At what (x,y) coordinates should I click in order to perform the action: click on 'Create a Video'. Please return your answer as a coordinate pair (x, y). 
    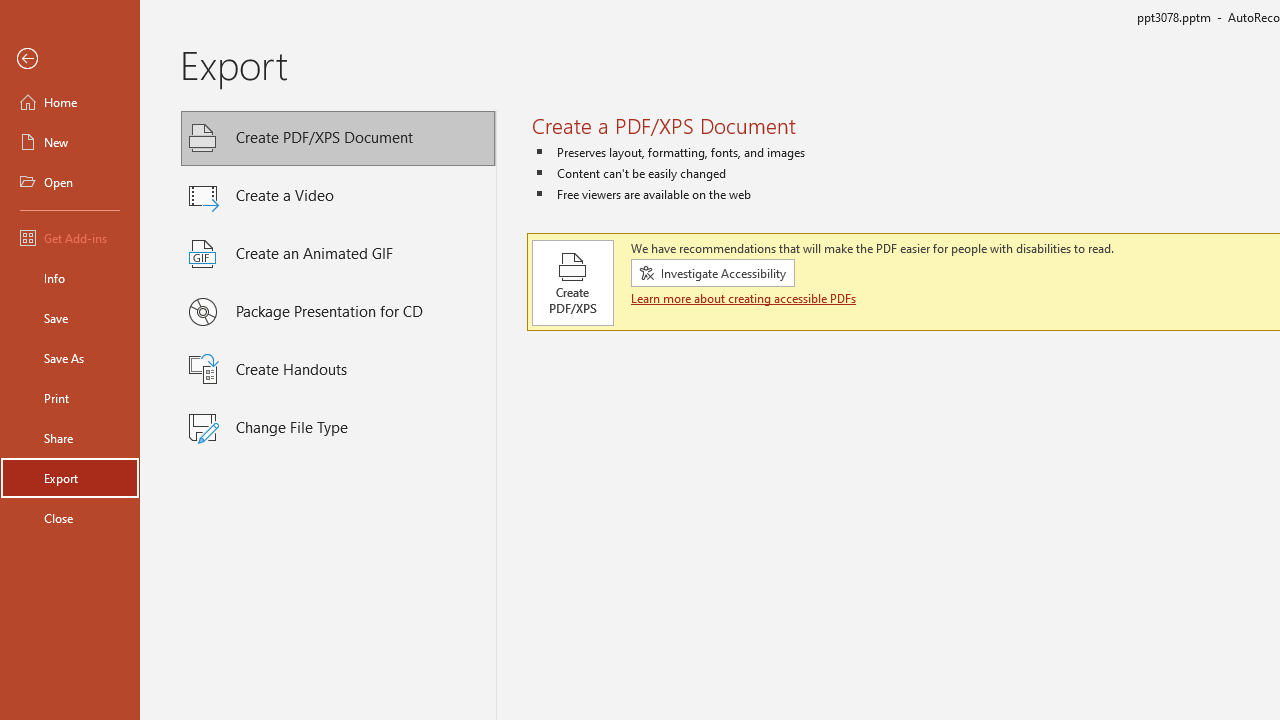
    Looking at the image, I should click on (338, 196).